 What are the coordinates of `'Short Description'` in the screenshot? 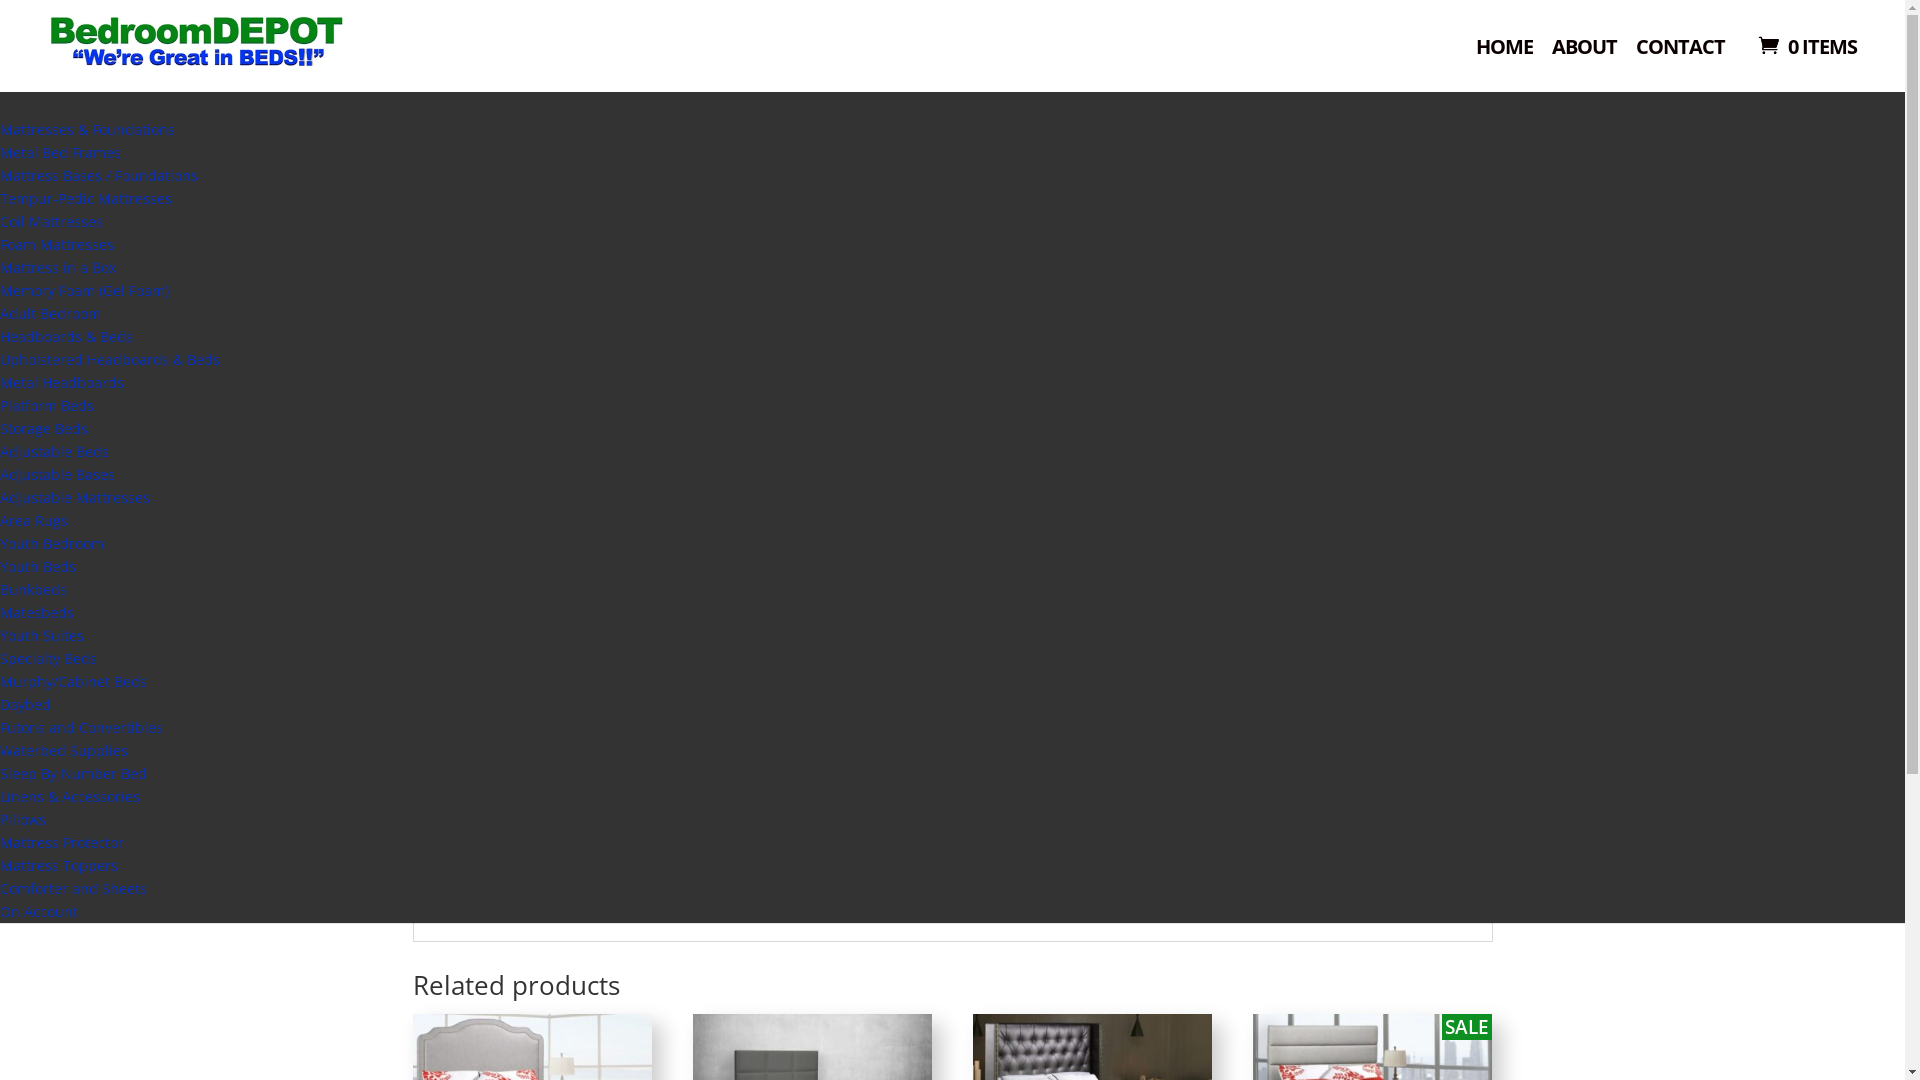 It's located at (504, 874).